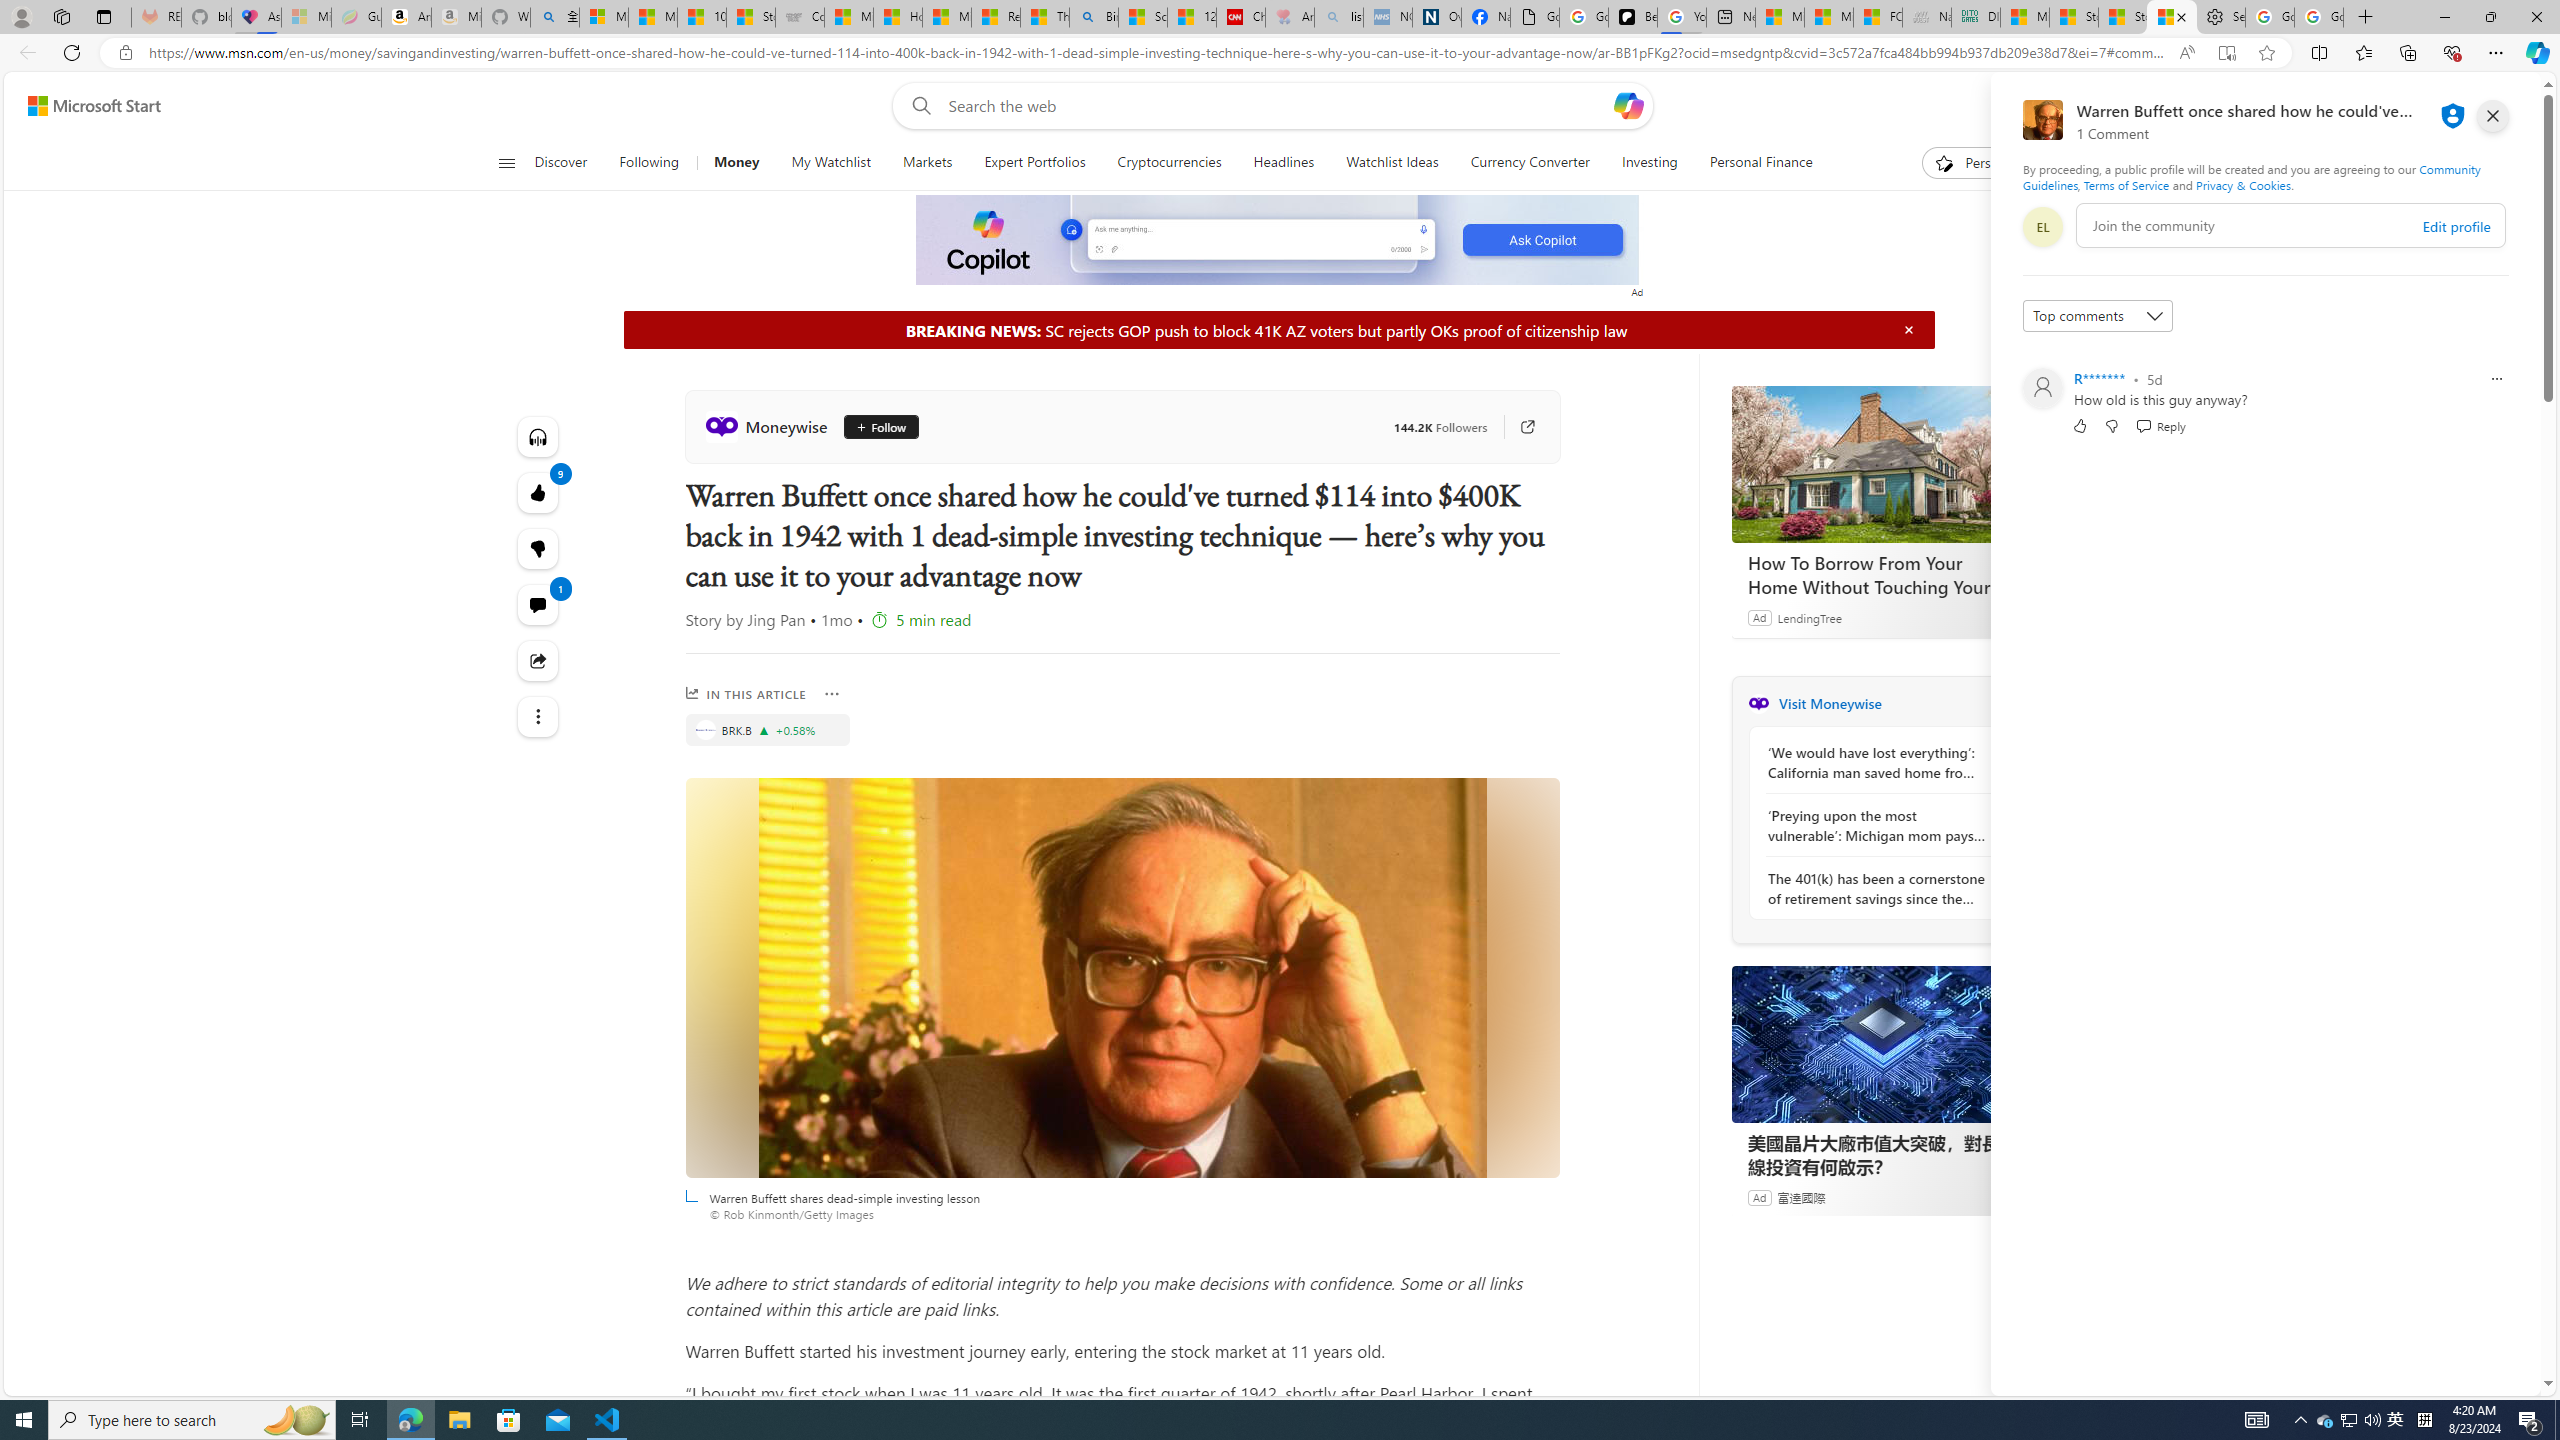  What do you see at coordinates (2242, 184) in the screenshot?
I see `'Privacy & Cookies'` at bounding box center [2242, 184].